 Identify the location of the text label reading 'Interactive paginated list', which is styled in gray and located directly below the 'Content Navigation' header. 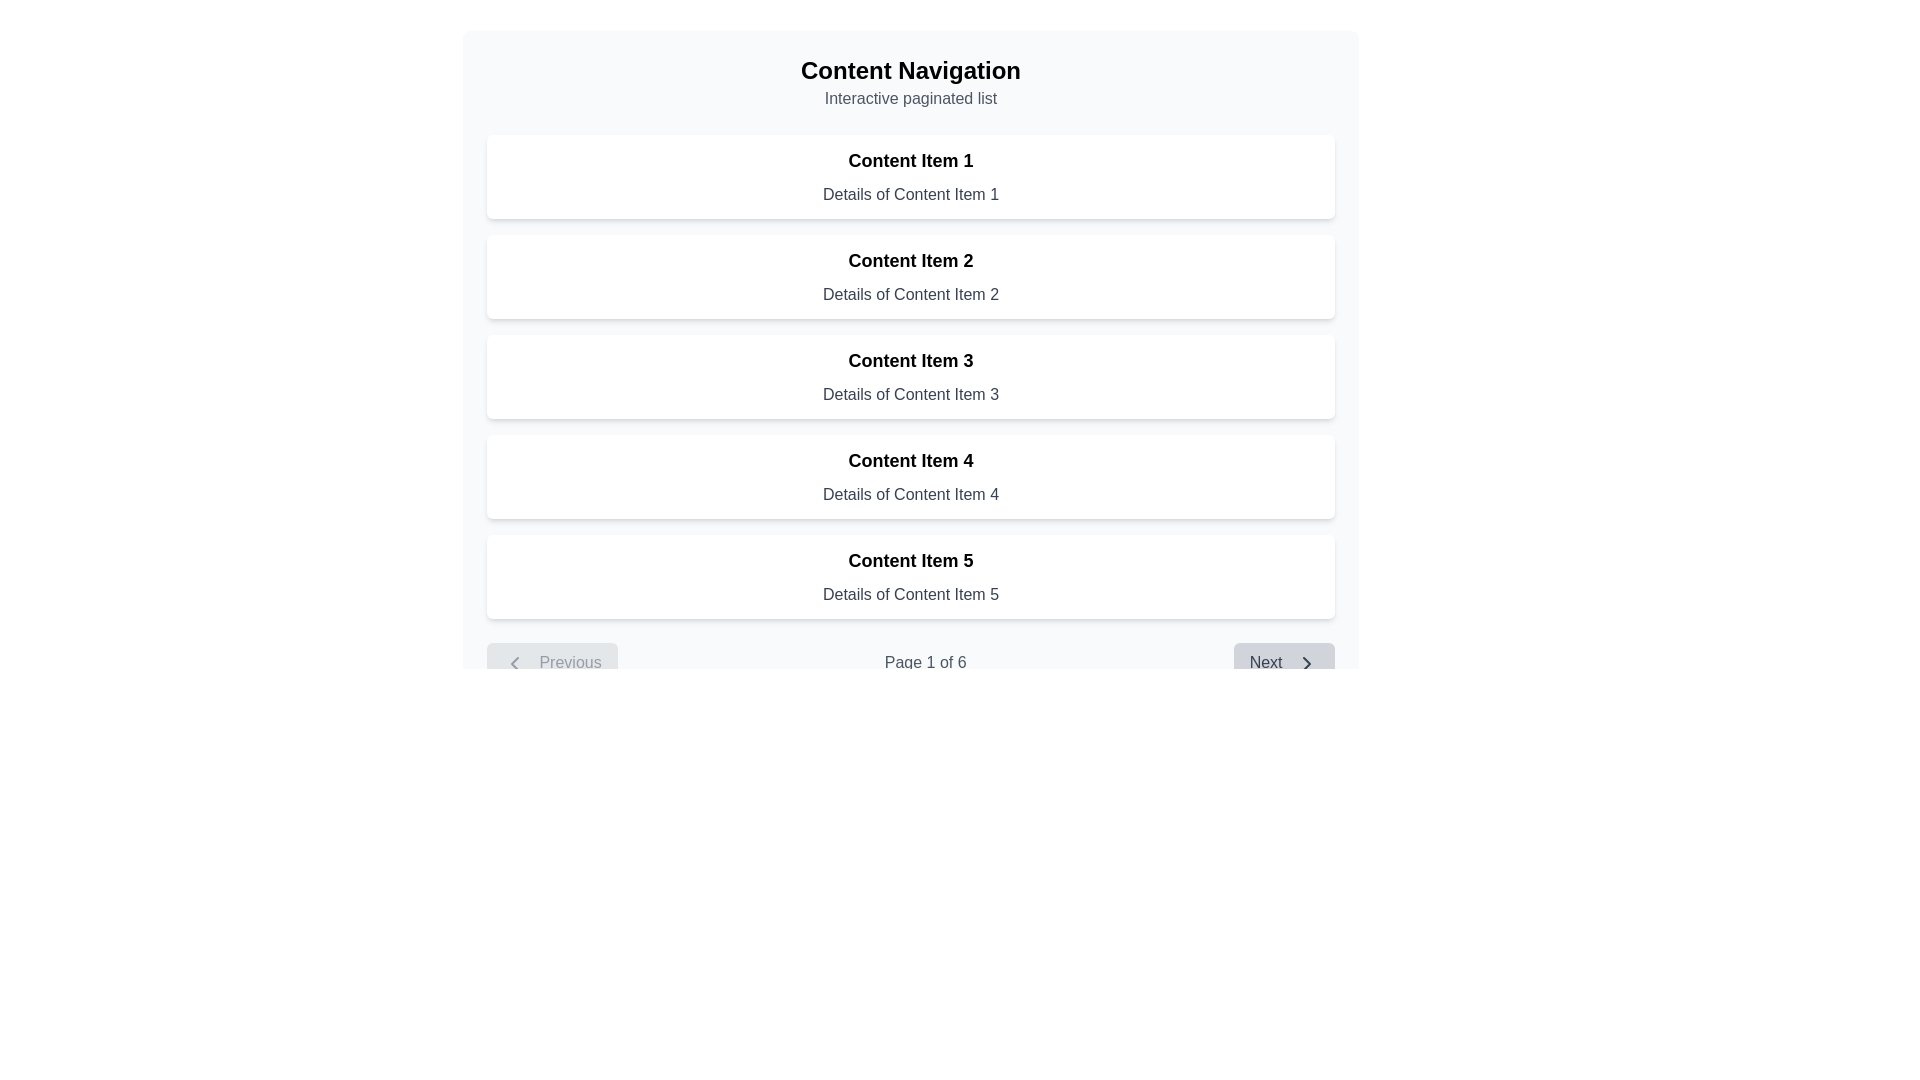
(910, 99).